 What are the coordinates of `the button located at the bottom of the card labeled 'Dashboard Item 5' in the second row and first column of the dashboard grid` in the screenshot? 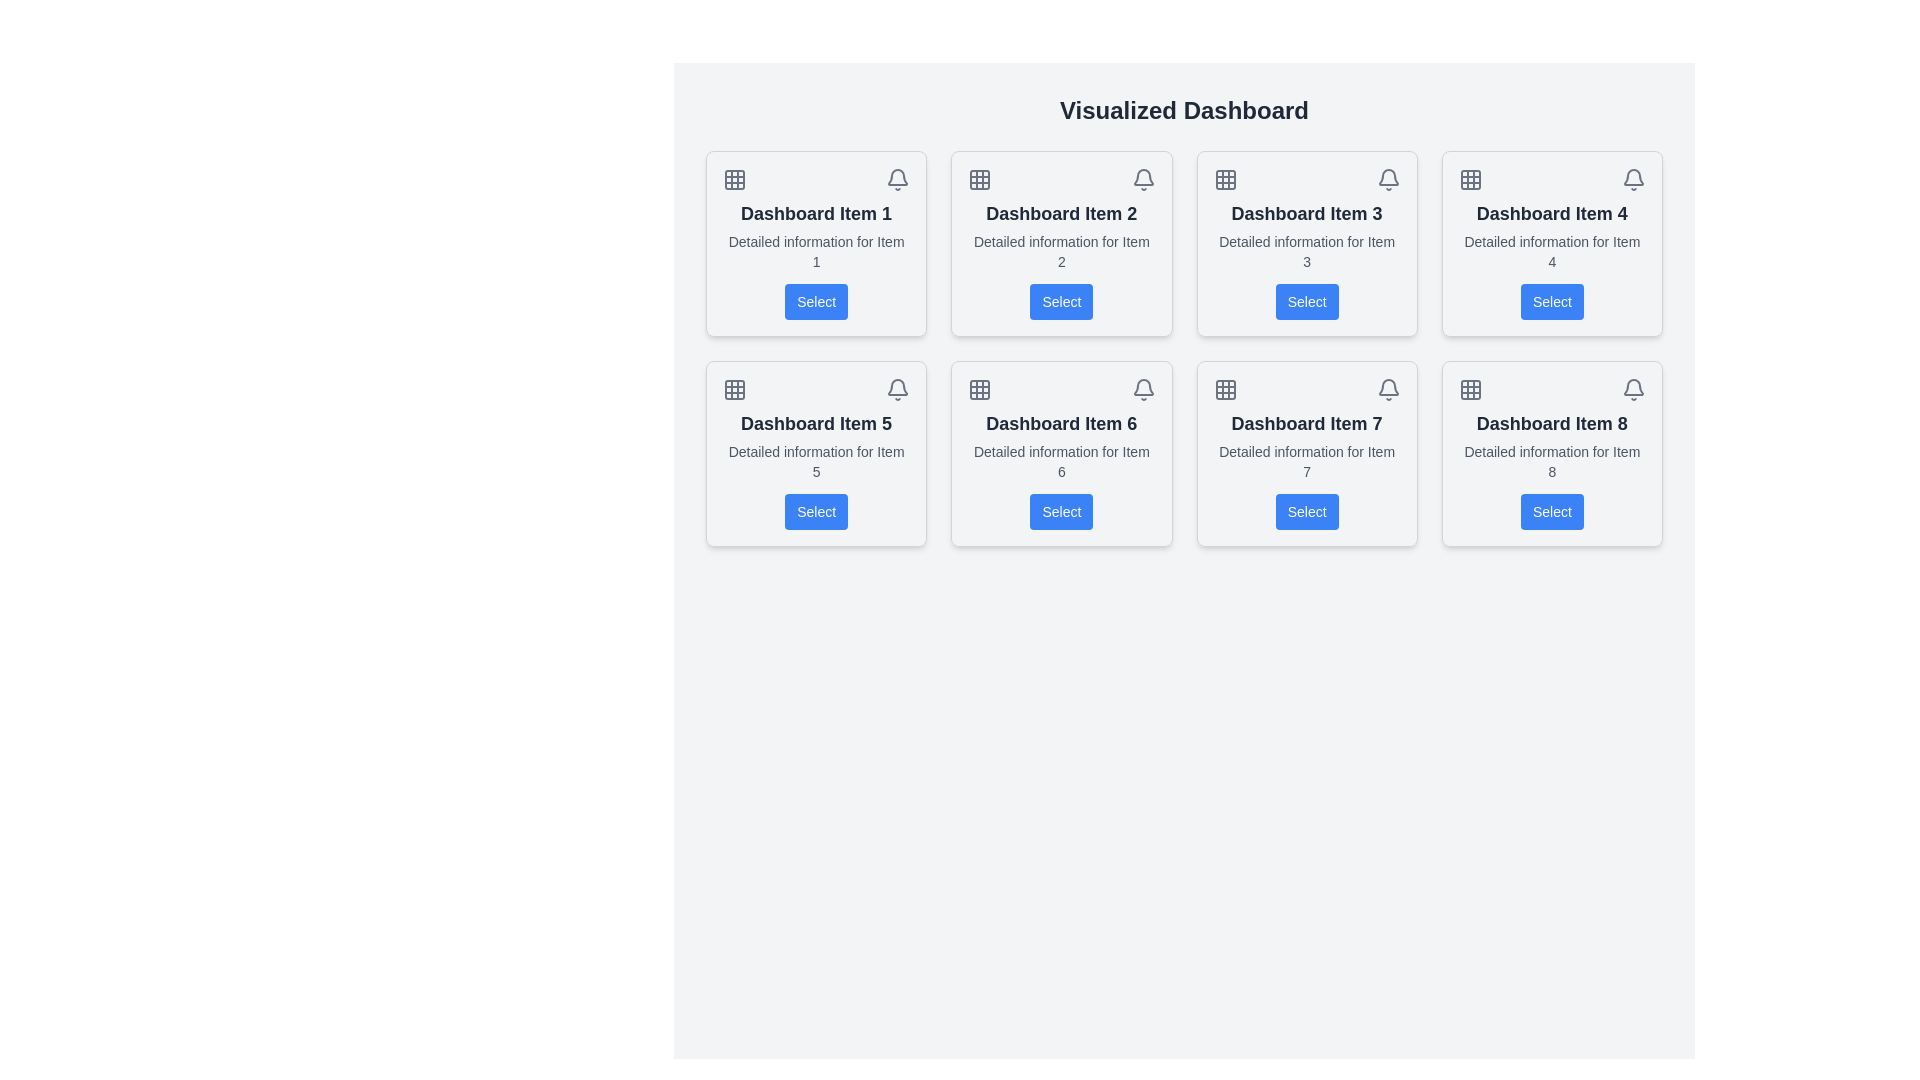 It's located at (816, 511).